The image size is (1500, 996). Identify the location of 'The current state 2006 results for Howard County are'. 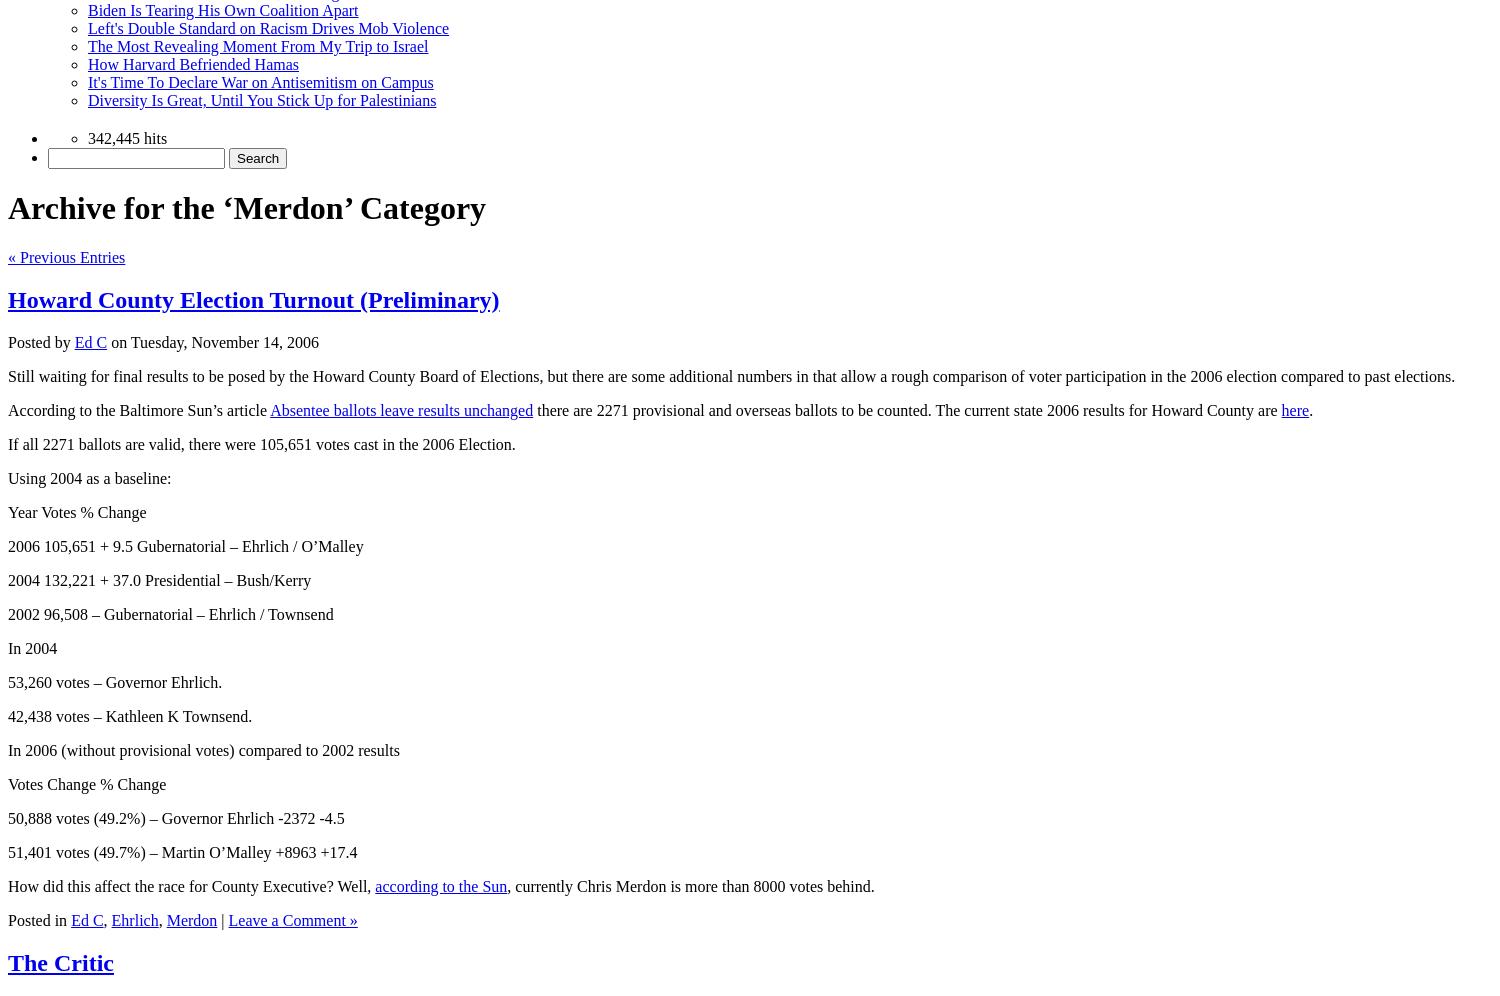
(1107, 408).